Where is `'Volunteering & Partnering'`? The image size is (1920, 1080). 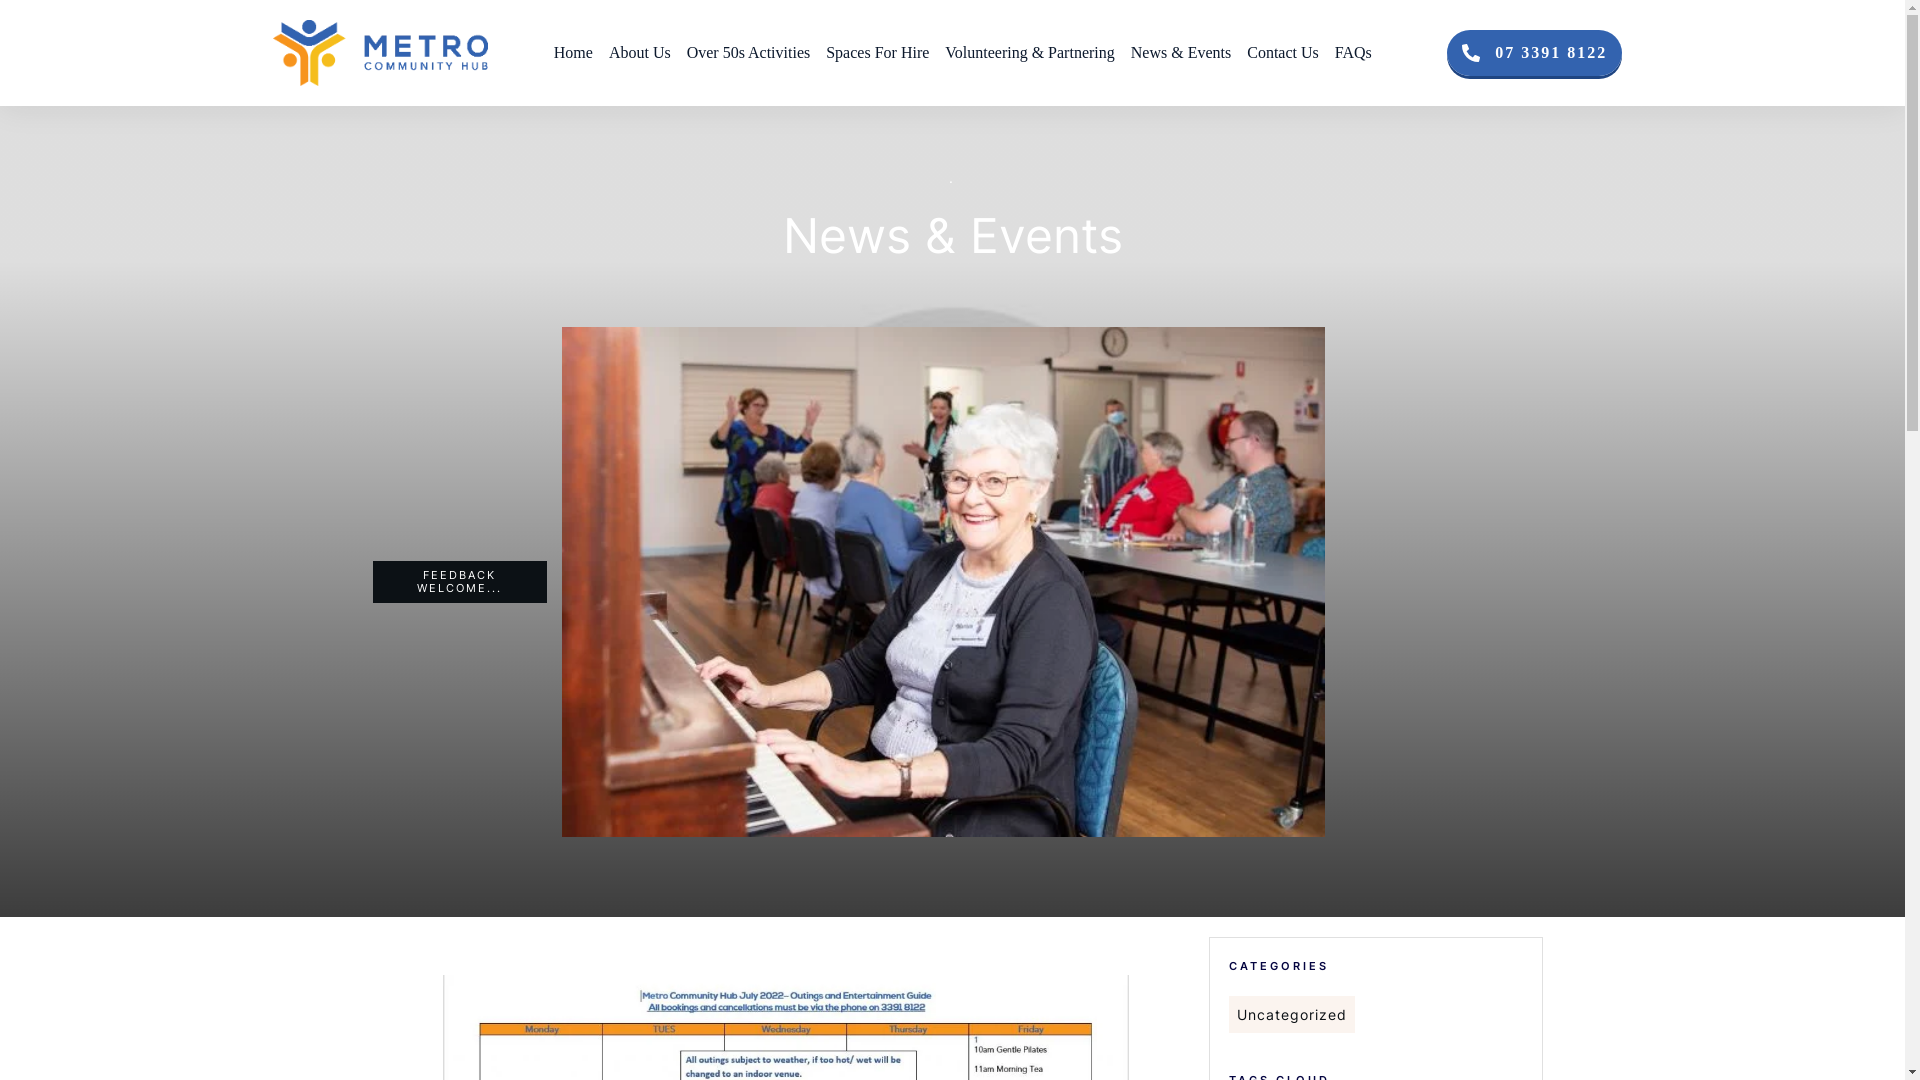 'Volunteering & Partnering' is located at coordinates (944, 52).